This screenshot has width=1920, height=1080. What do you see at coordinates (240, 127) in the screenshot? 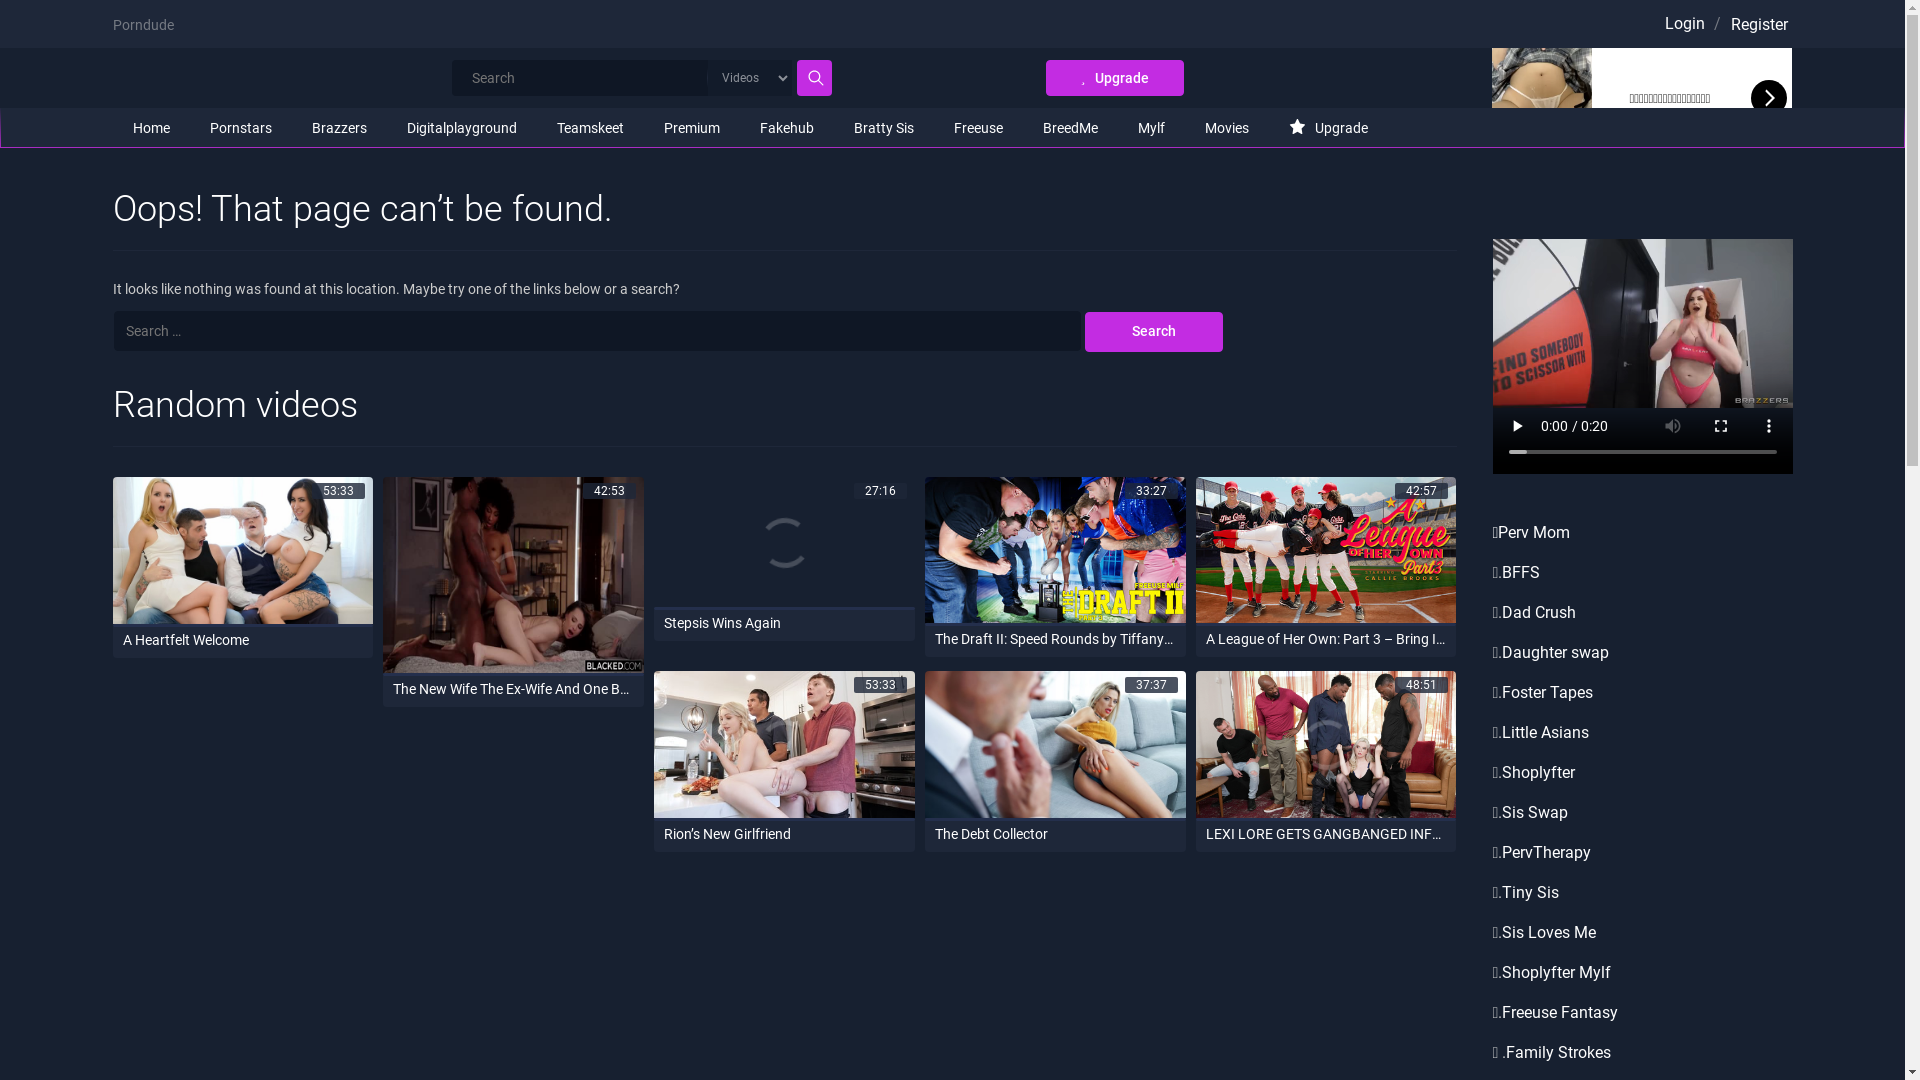
I see `'Pornstars'` at bounding box center [240, 127].